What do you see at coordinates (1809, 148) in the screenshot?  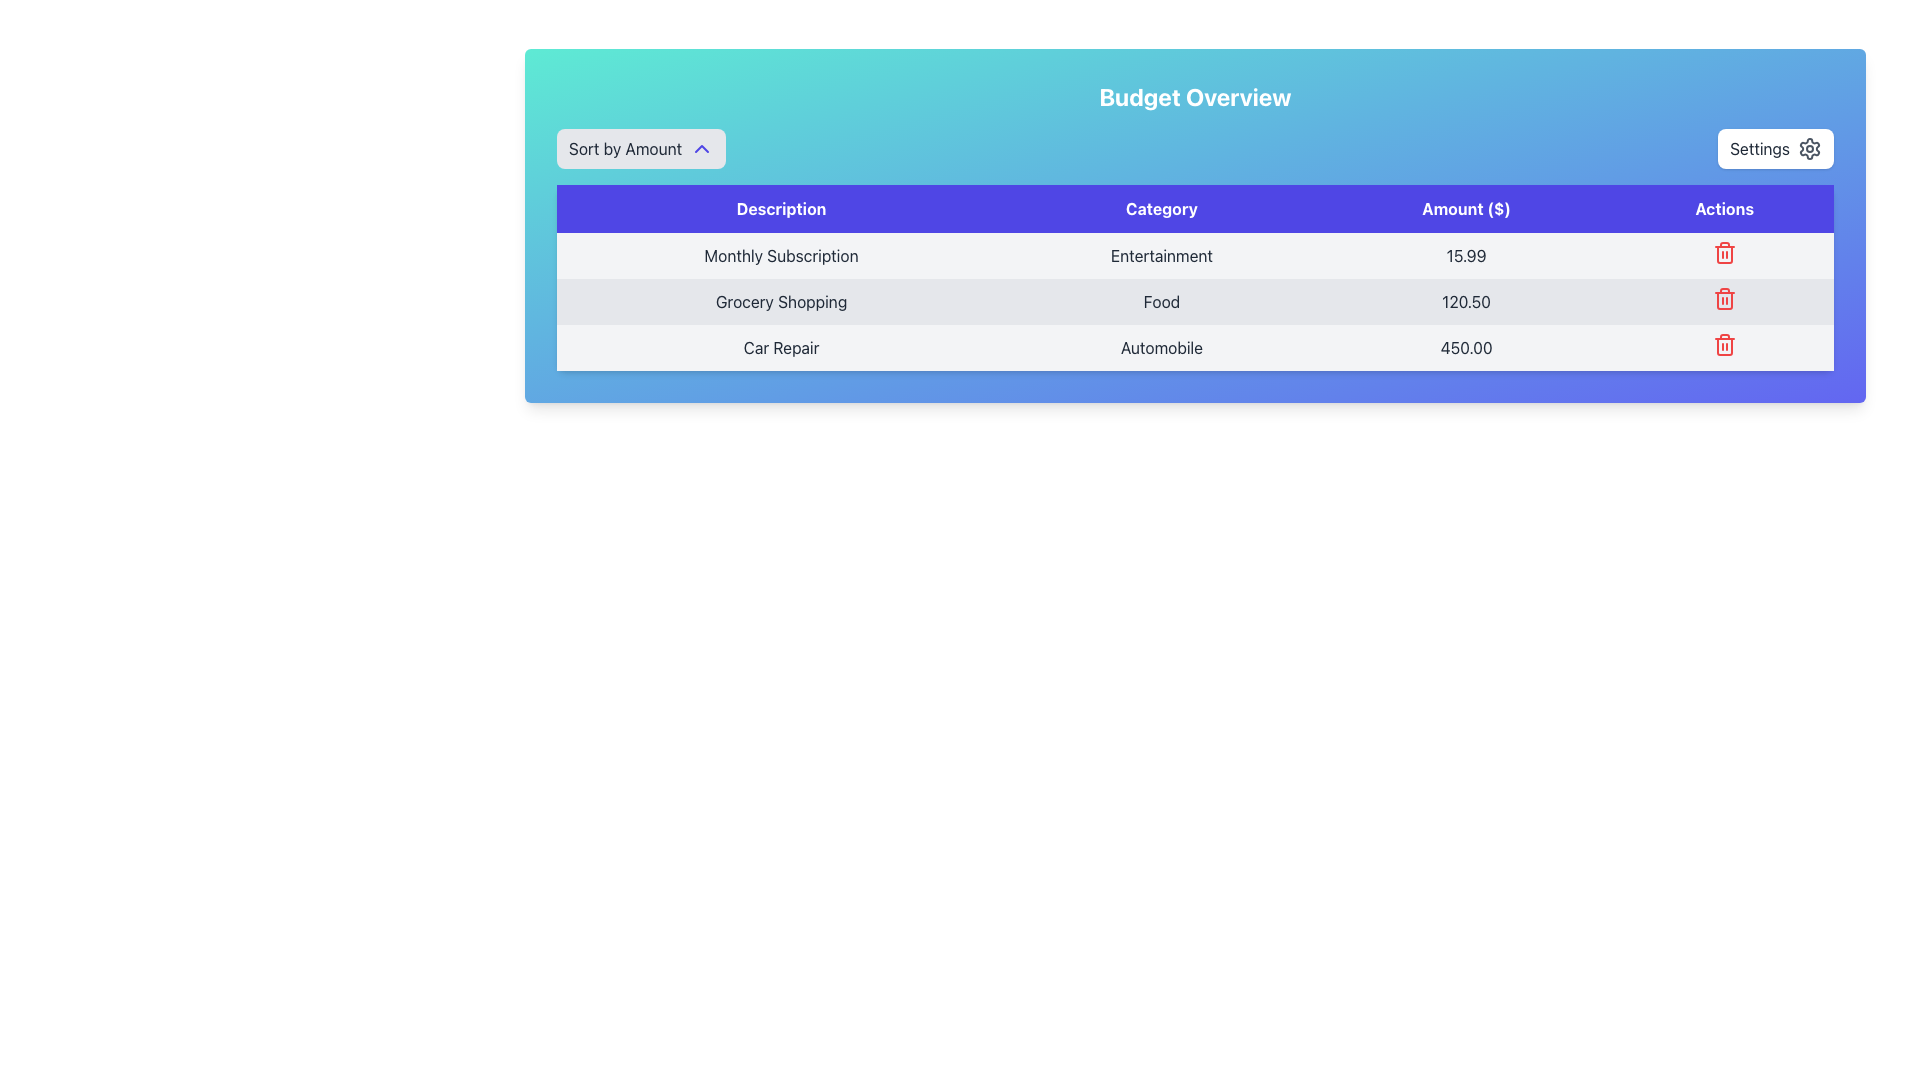 I see `the gear icon located at the top-right corner of the interface, which is part of the 'Settings' button` at bounding box center [1809, 148].